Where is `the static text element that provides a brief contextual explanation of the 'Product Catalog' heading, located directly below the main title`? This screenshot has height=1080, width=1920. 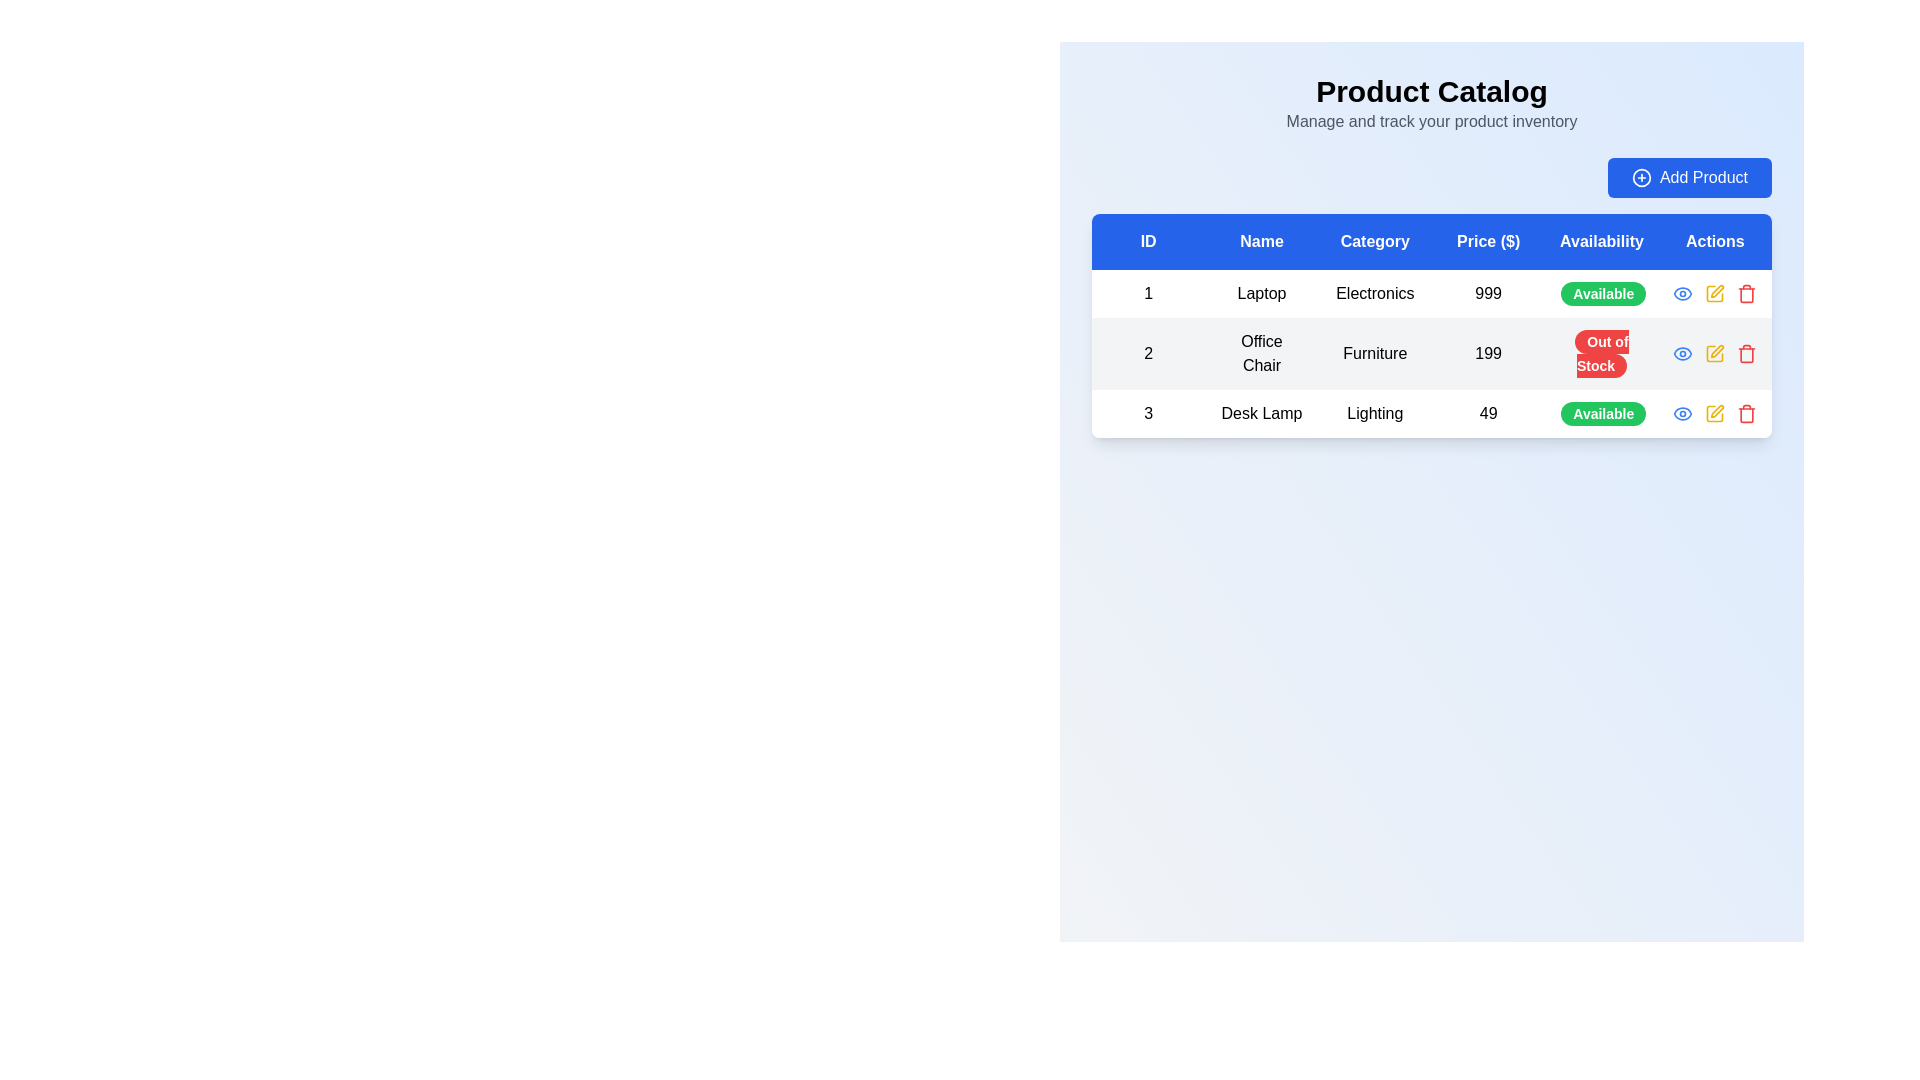
the static text element that provides a brief contextual explanation of the 'Product Catalog' heading, located directly below the main title is located at coordinates (1430, 122).